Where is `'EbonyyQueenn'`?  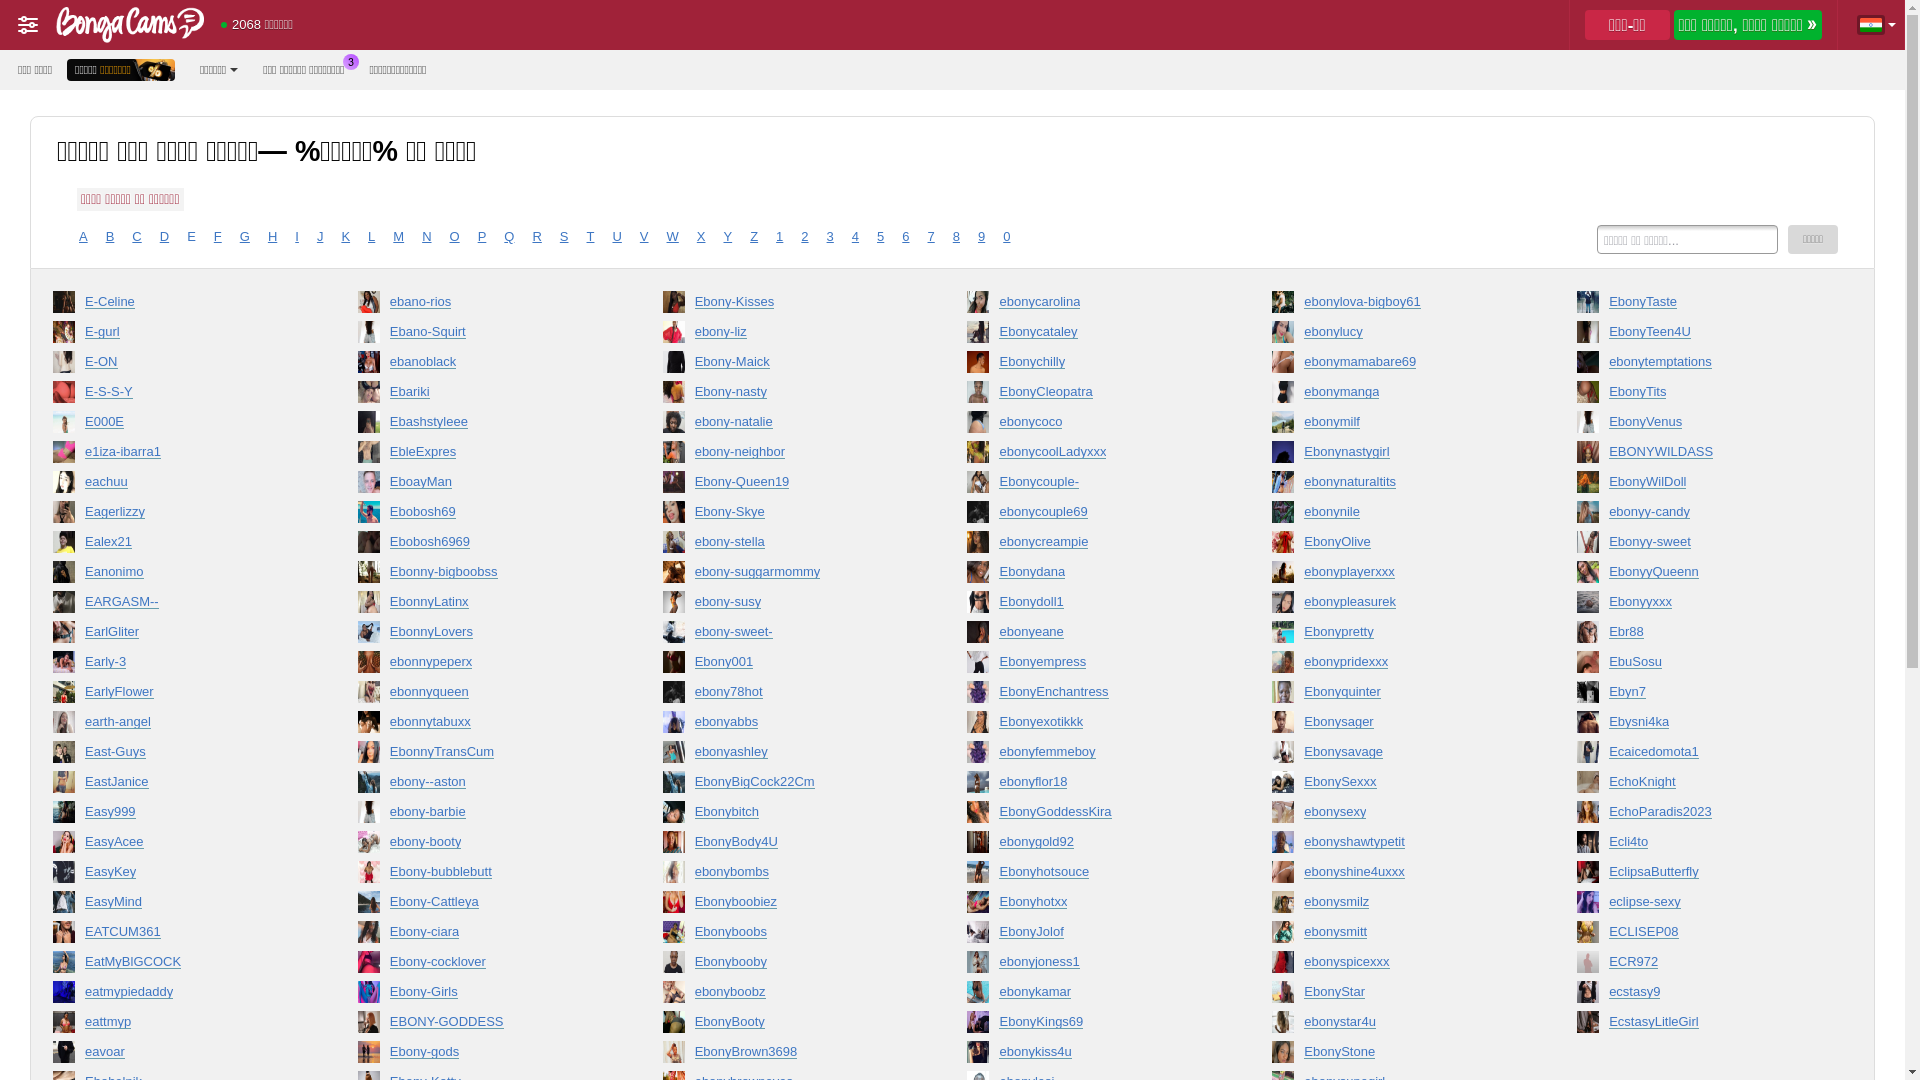 'EbonyyQueenn' is located at coordinates (1699, 575).